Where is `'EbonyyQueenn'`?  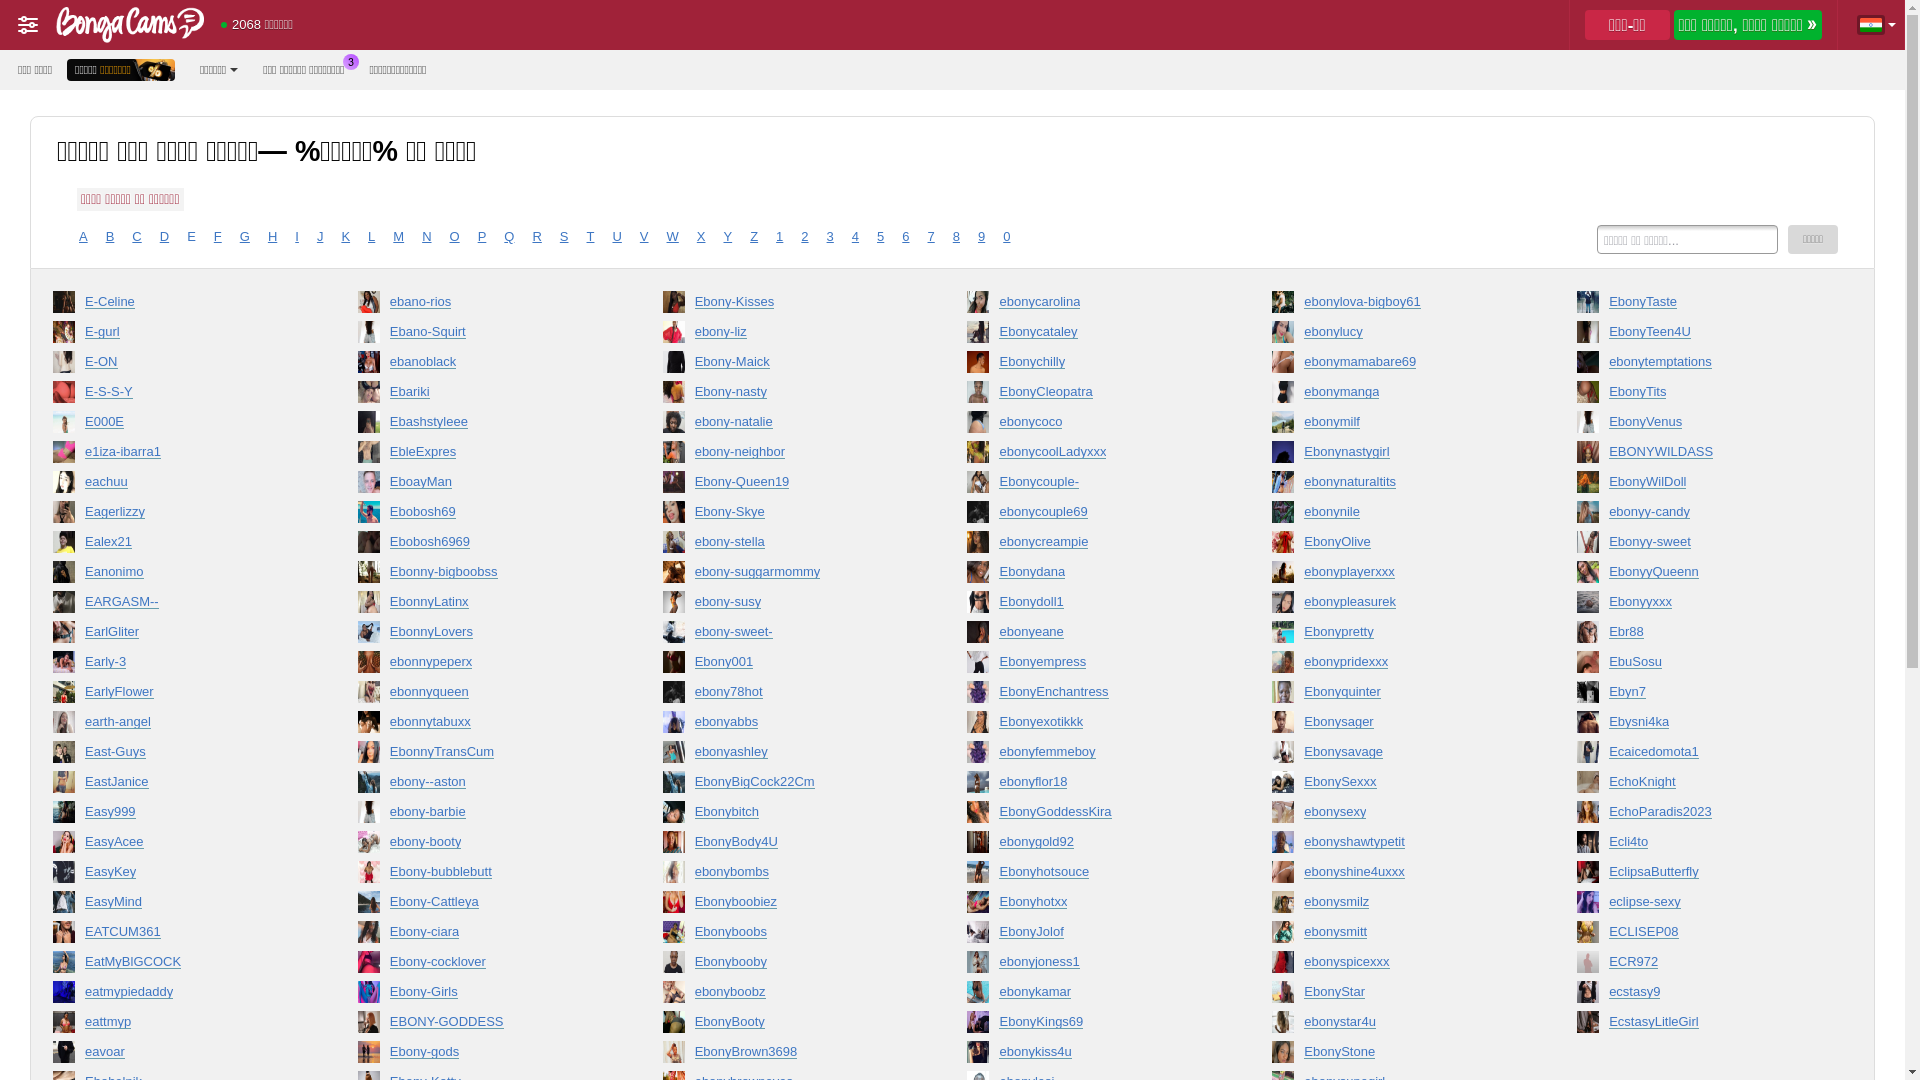 'EbonyyQueenn' is located at coordinates (1699, 575).